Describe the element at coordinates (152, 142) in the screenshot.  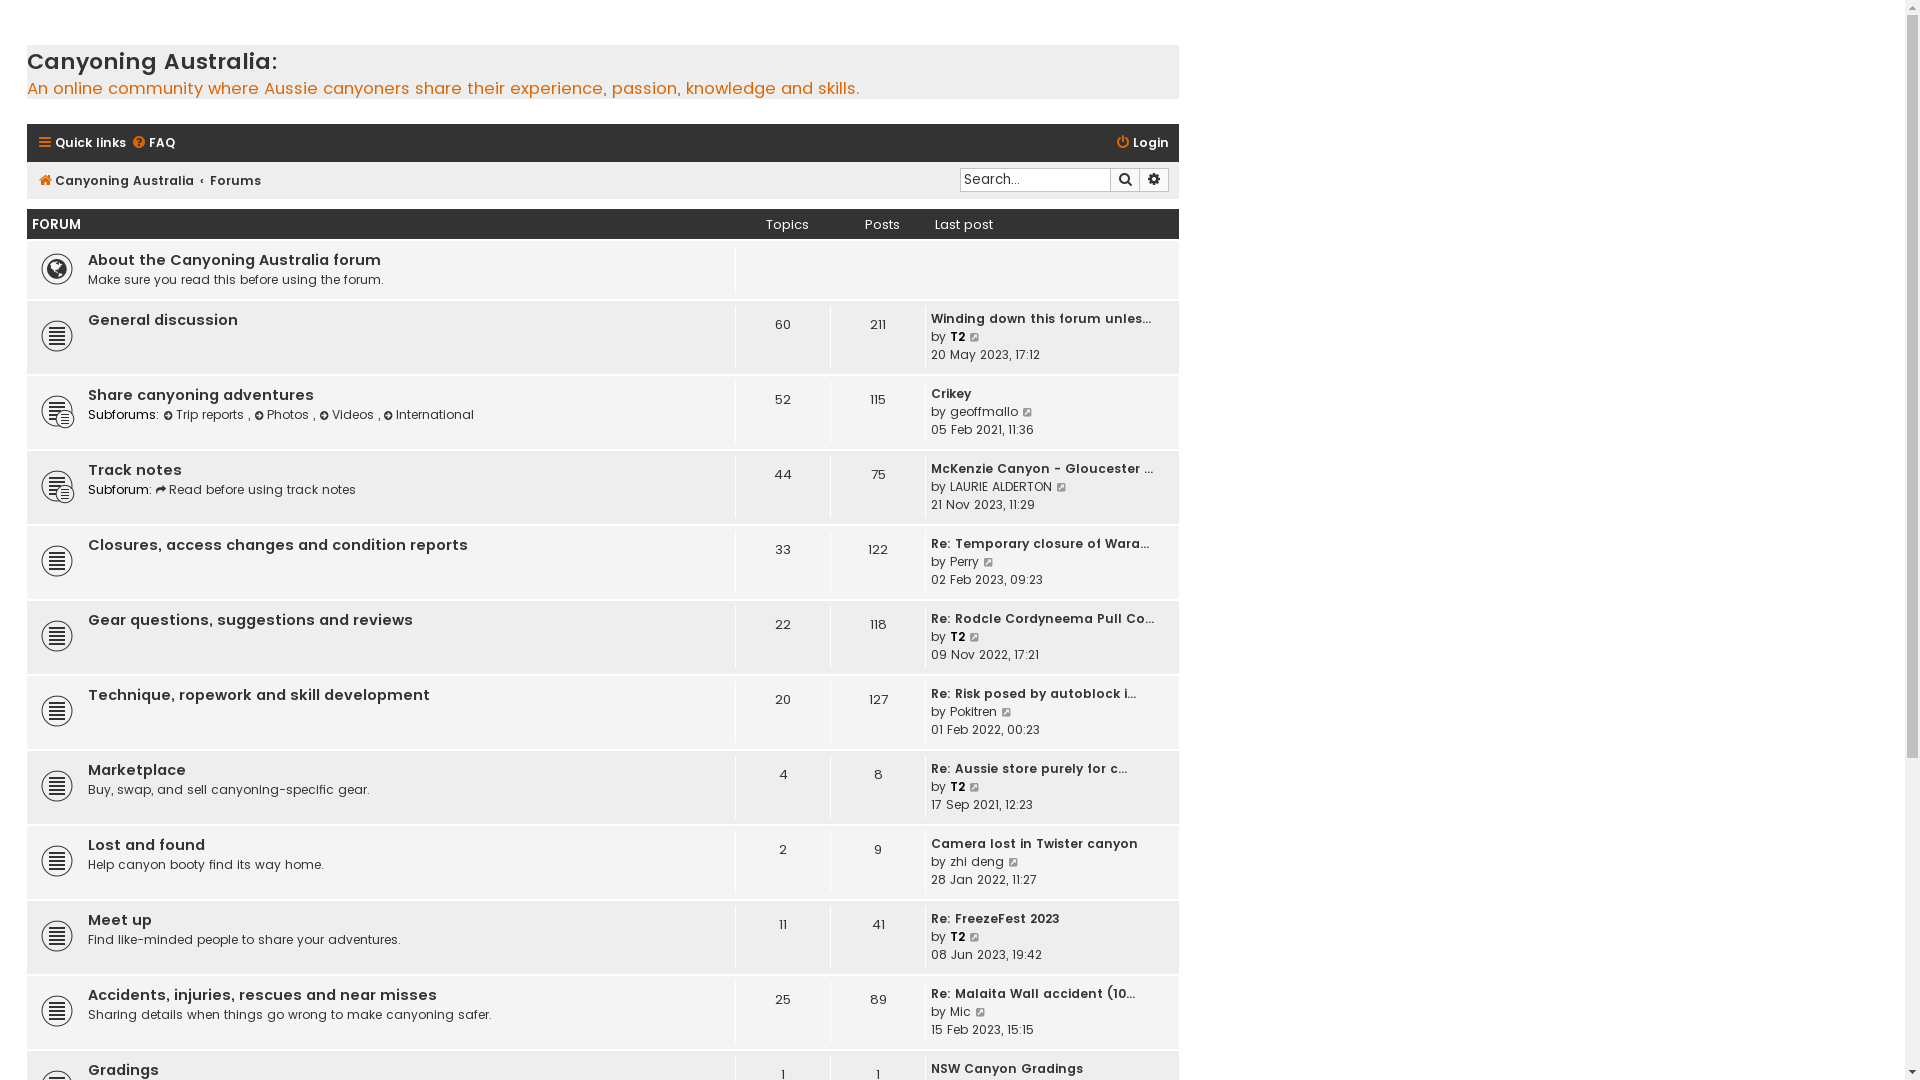
I see `'FAQ'` at that location.